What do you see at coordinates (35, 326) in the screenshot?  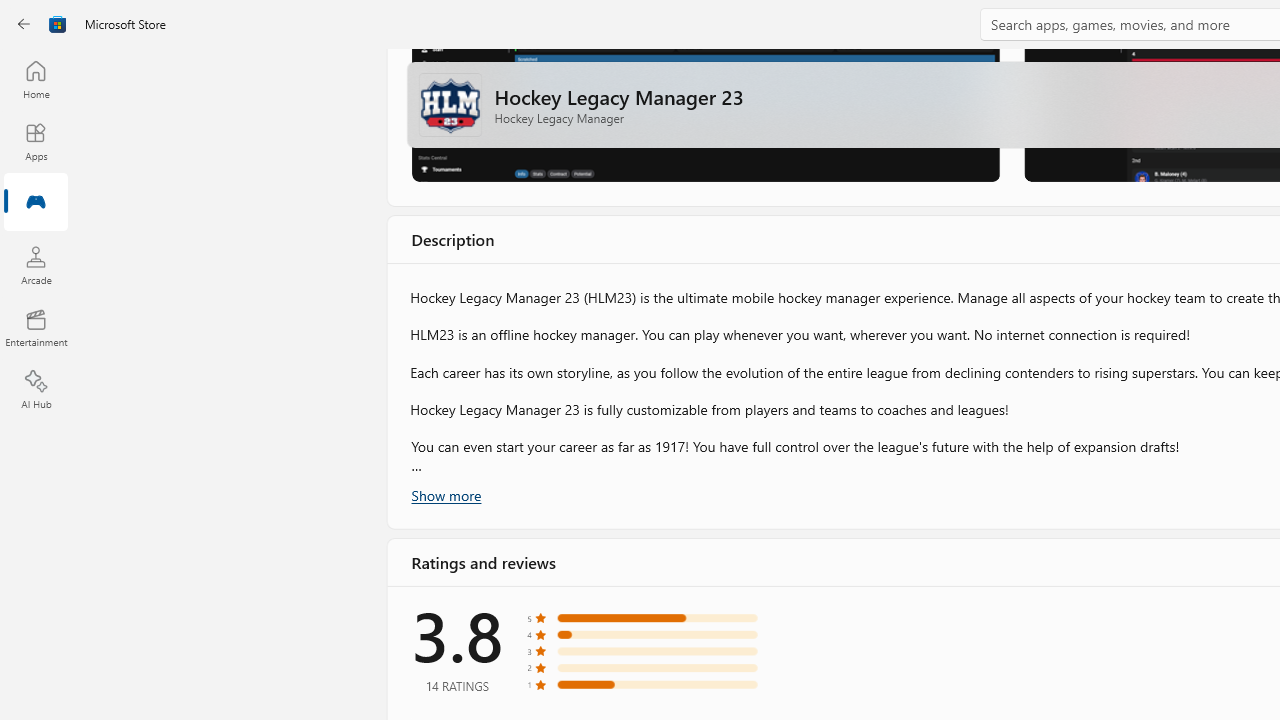 I see `'Entertainment'` at bounding box center [35, 326].